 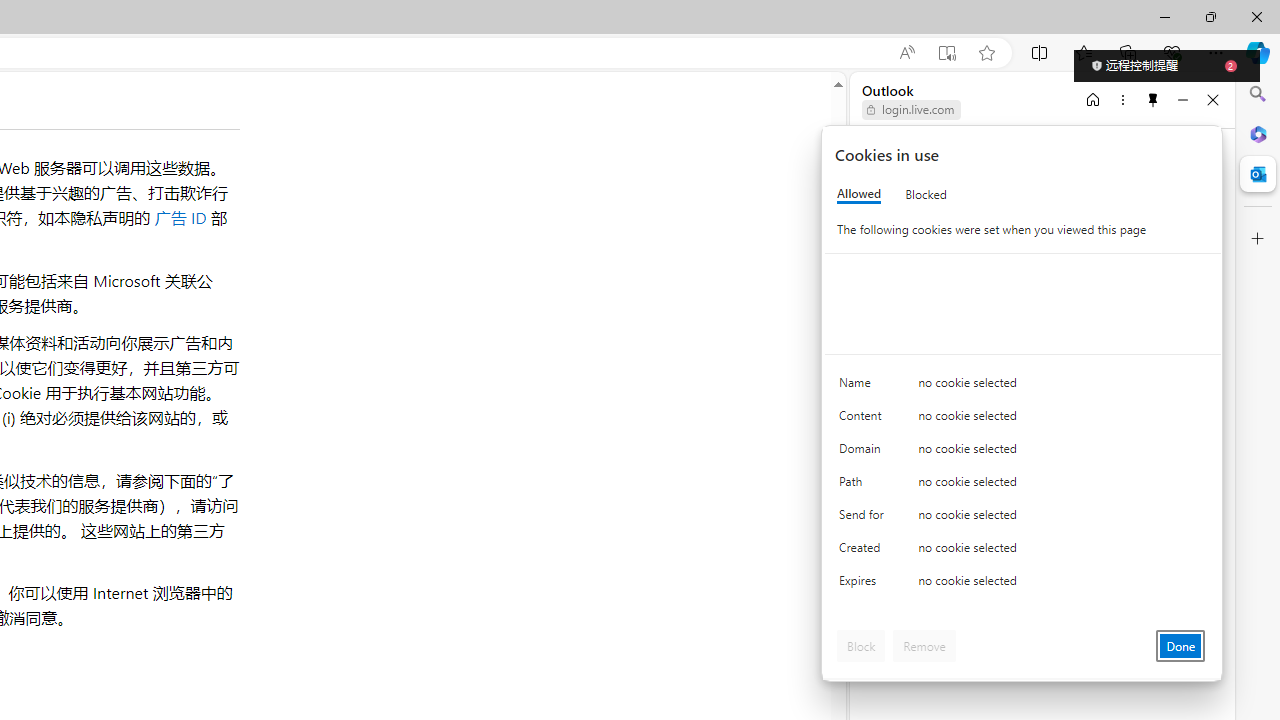 What do you see at coordinates (865, 387) in the screenshot?
I see `'Name'` at bounding box center [865, 387].